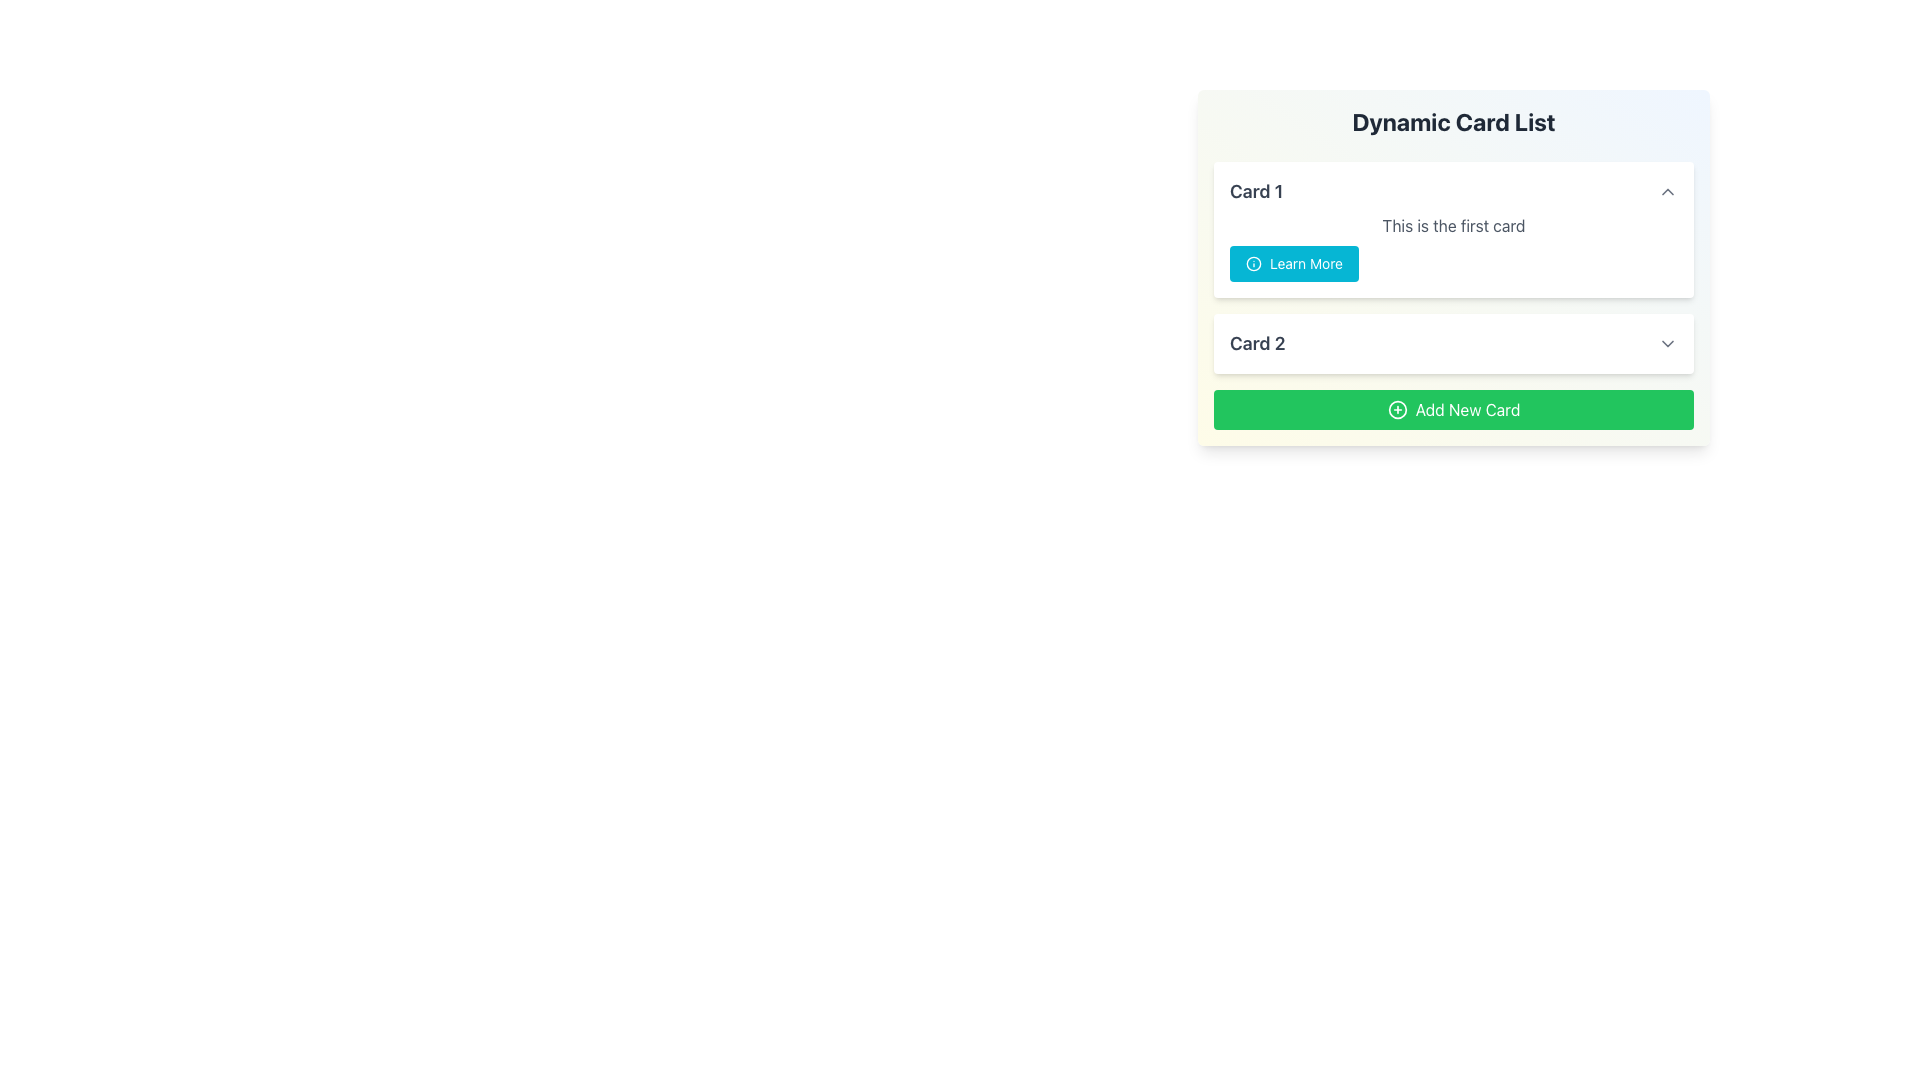 This screenshot has width=1920, height=1080. Describe the element at coordinates (1454, 408) in the screenshot. I see `the interactive button for adding a new card, located at the bottom of the list beneath 'Card 2'` at that location.